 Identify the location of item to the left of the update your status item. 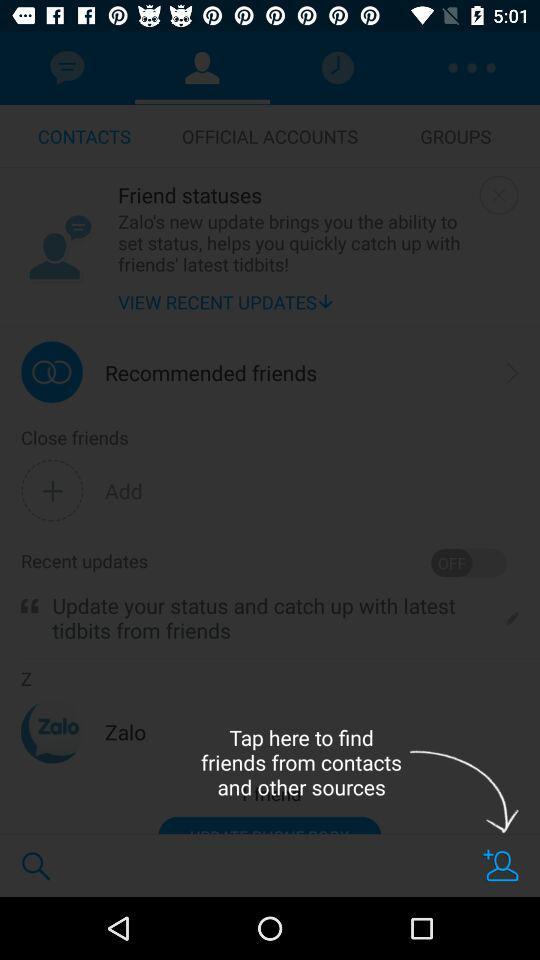
(28, 605).